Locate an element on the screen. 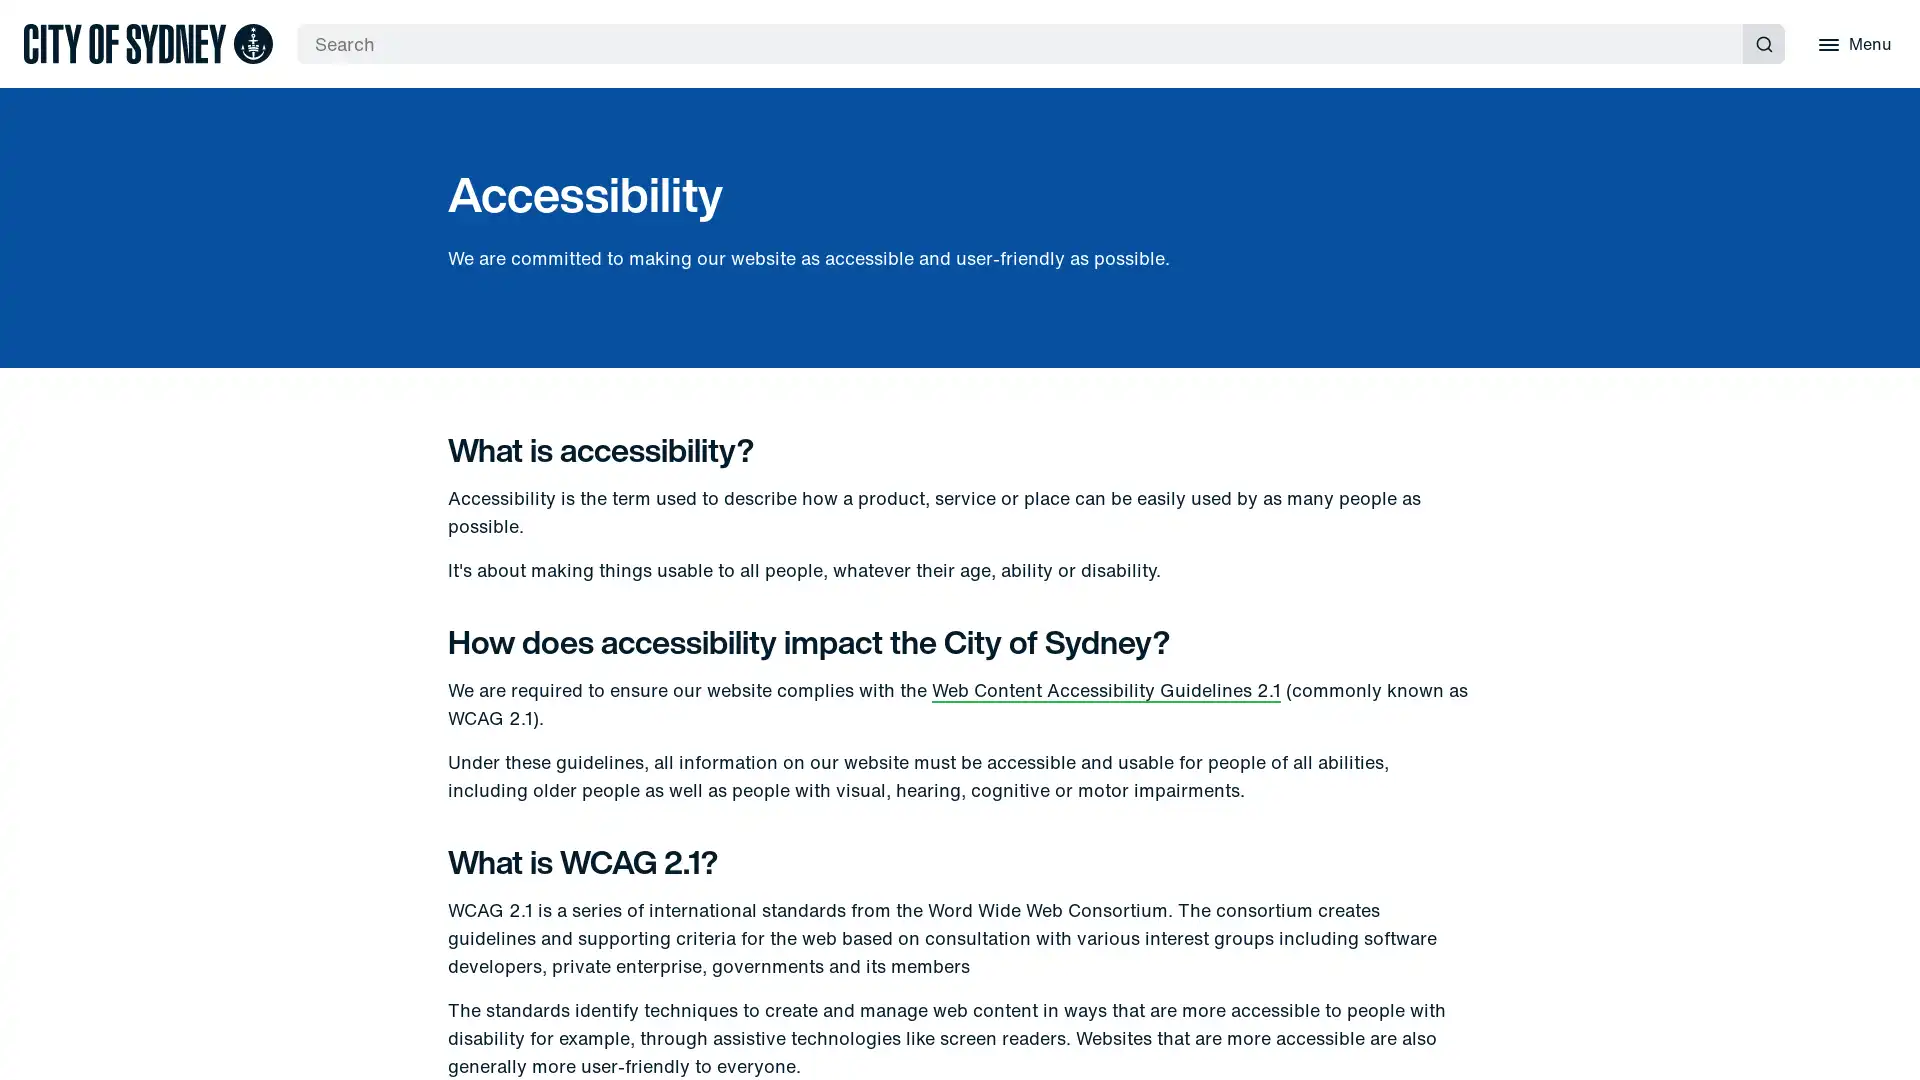 This screenshot has width=1920, height=1080. Menu is located at coordinates (1851, 43).